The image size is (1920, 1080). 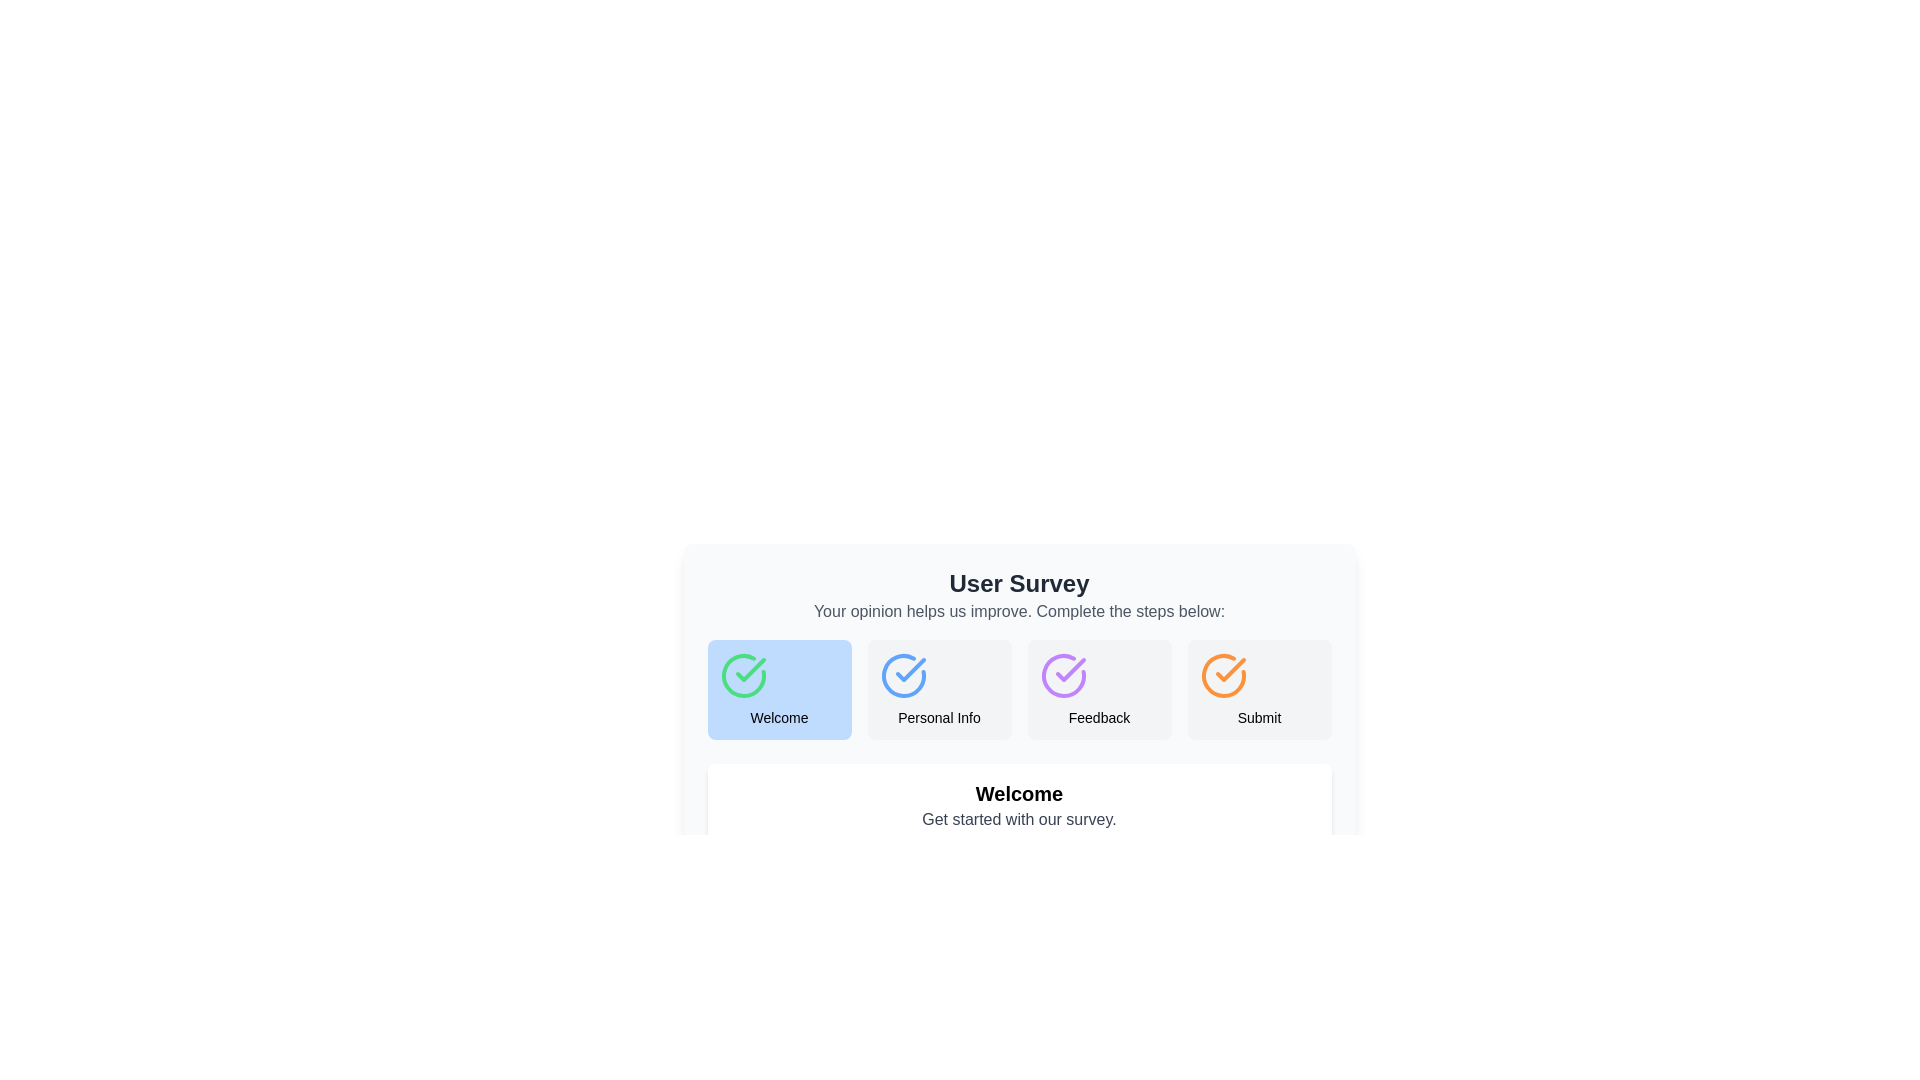 What do you see at coordinates (1062, 675) in the screenshot?
I see `the 'Feedback' icon located in the third column of the icon list under the 'User Survey' header, which indicates successful completion or selection of this step` at bounding box center [1062, 675].